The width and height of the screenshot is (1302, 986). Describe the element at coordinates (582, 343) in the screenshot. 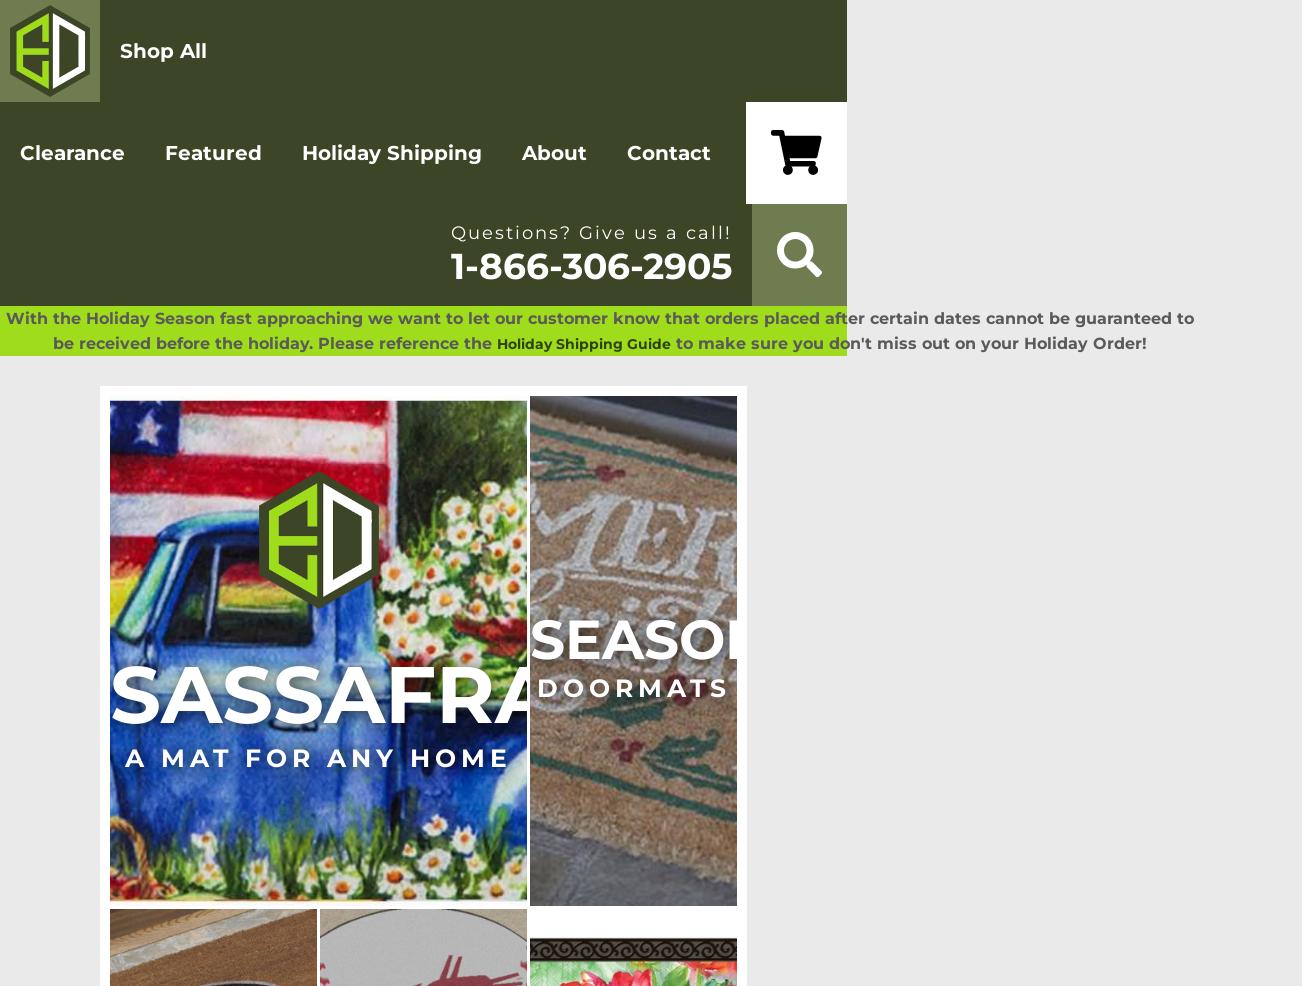

I see `'Holiday Shipping Guide'` at that location.